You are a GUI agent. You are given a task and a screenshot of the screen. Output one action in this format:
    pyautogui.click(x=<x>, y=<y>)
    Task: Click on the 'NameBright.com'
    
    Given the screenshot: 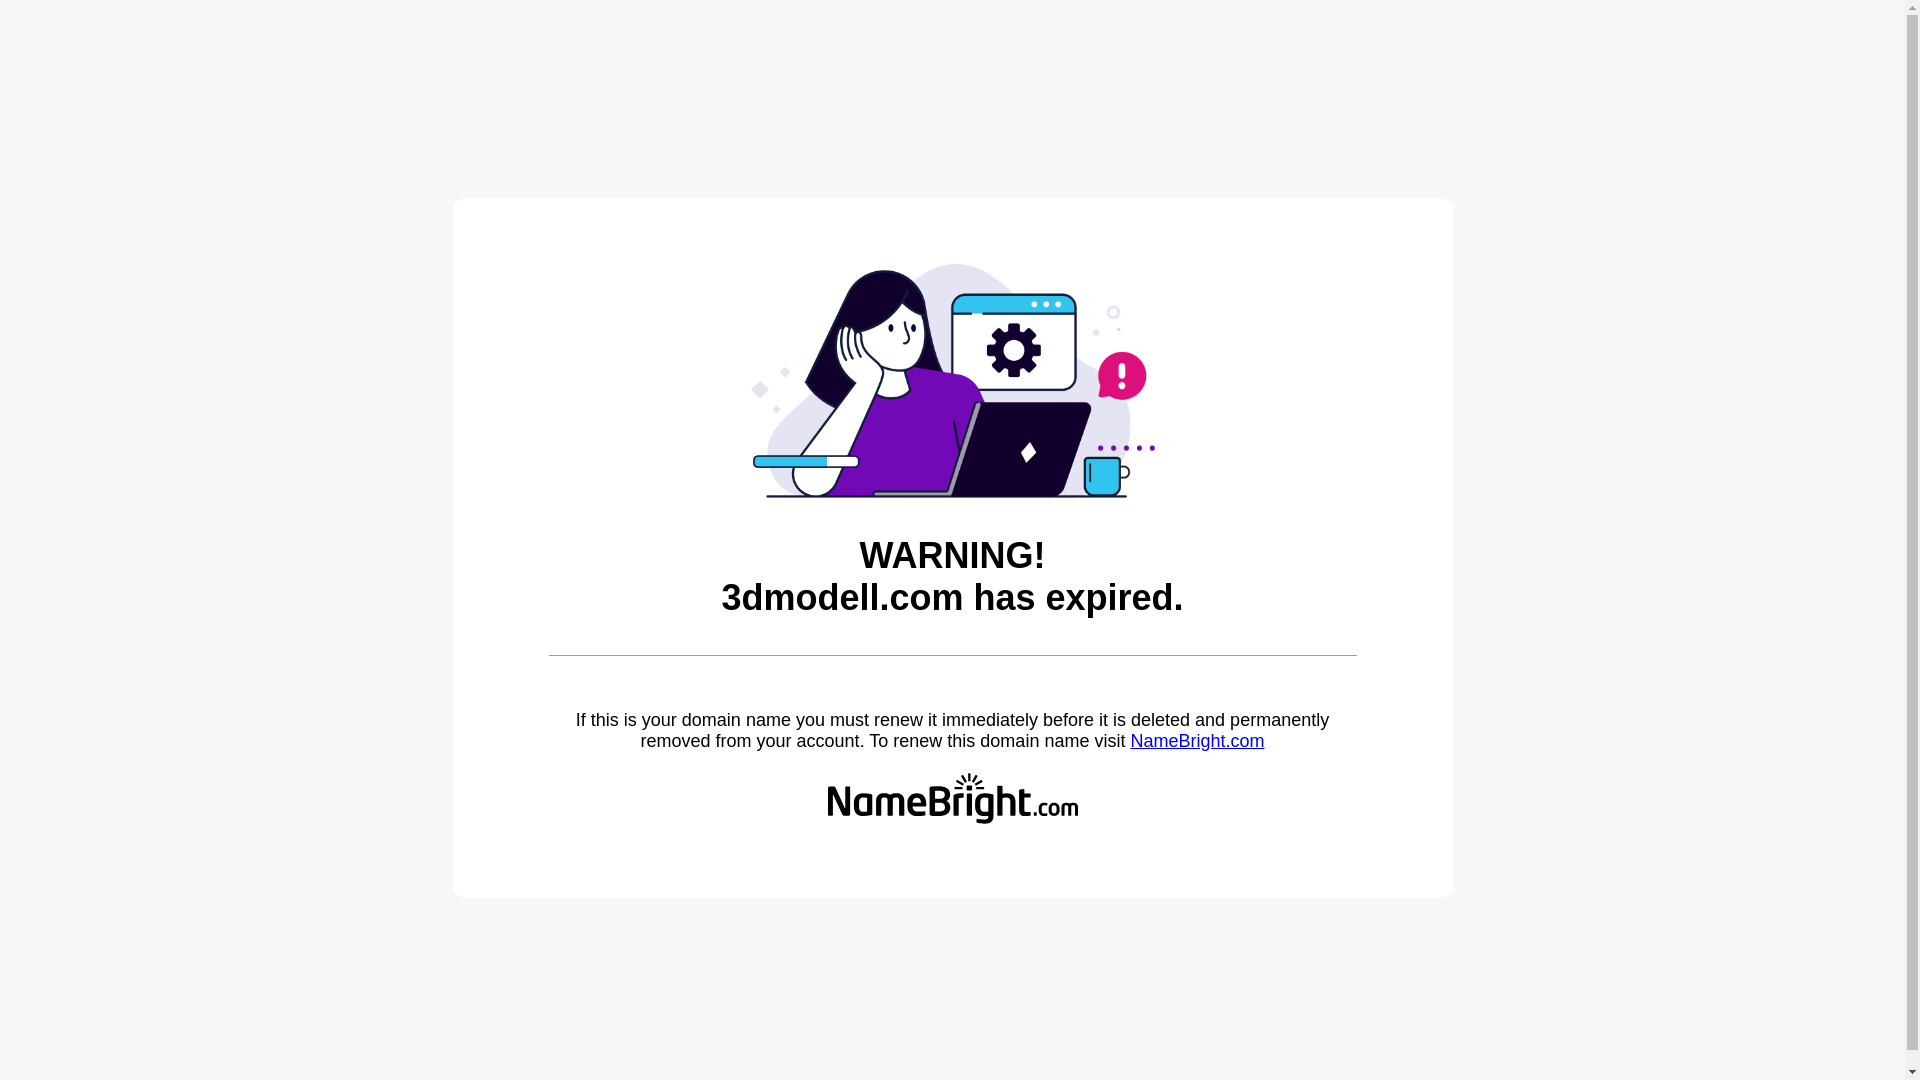 What is the action you would take?
    pyautogui.click(x=1196, y=740)
    